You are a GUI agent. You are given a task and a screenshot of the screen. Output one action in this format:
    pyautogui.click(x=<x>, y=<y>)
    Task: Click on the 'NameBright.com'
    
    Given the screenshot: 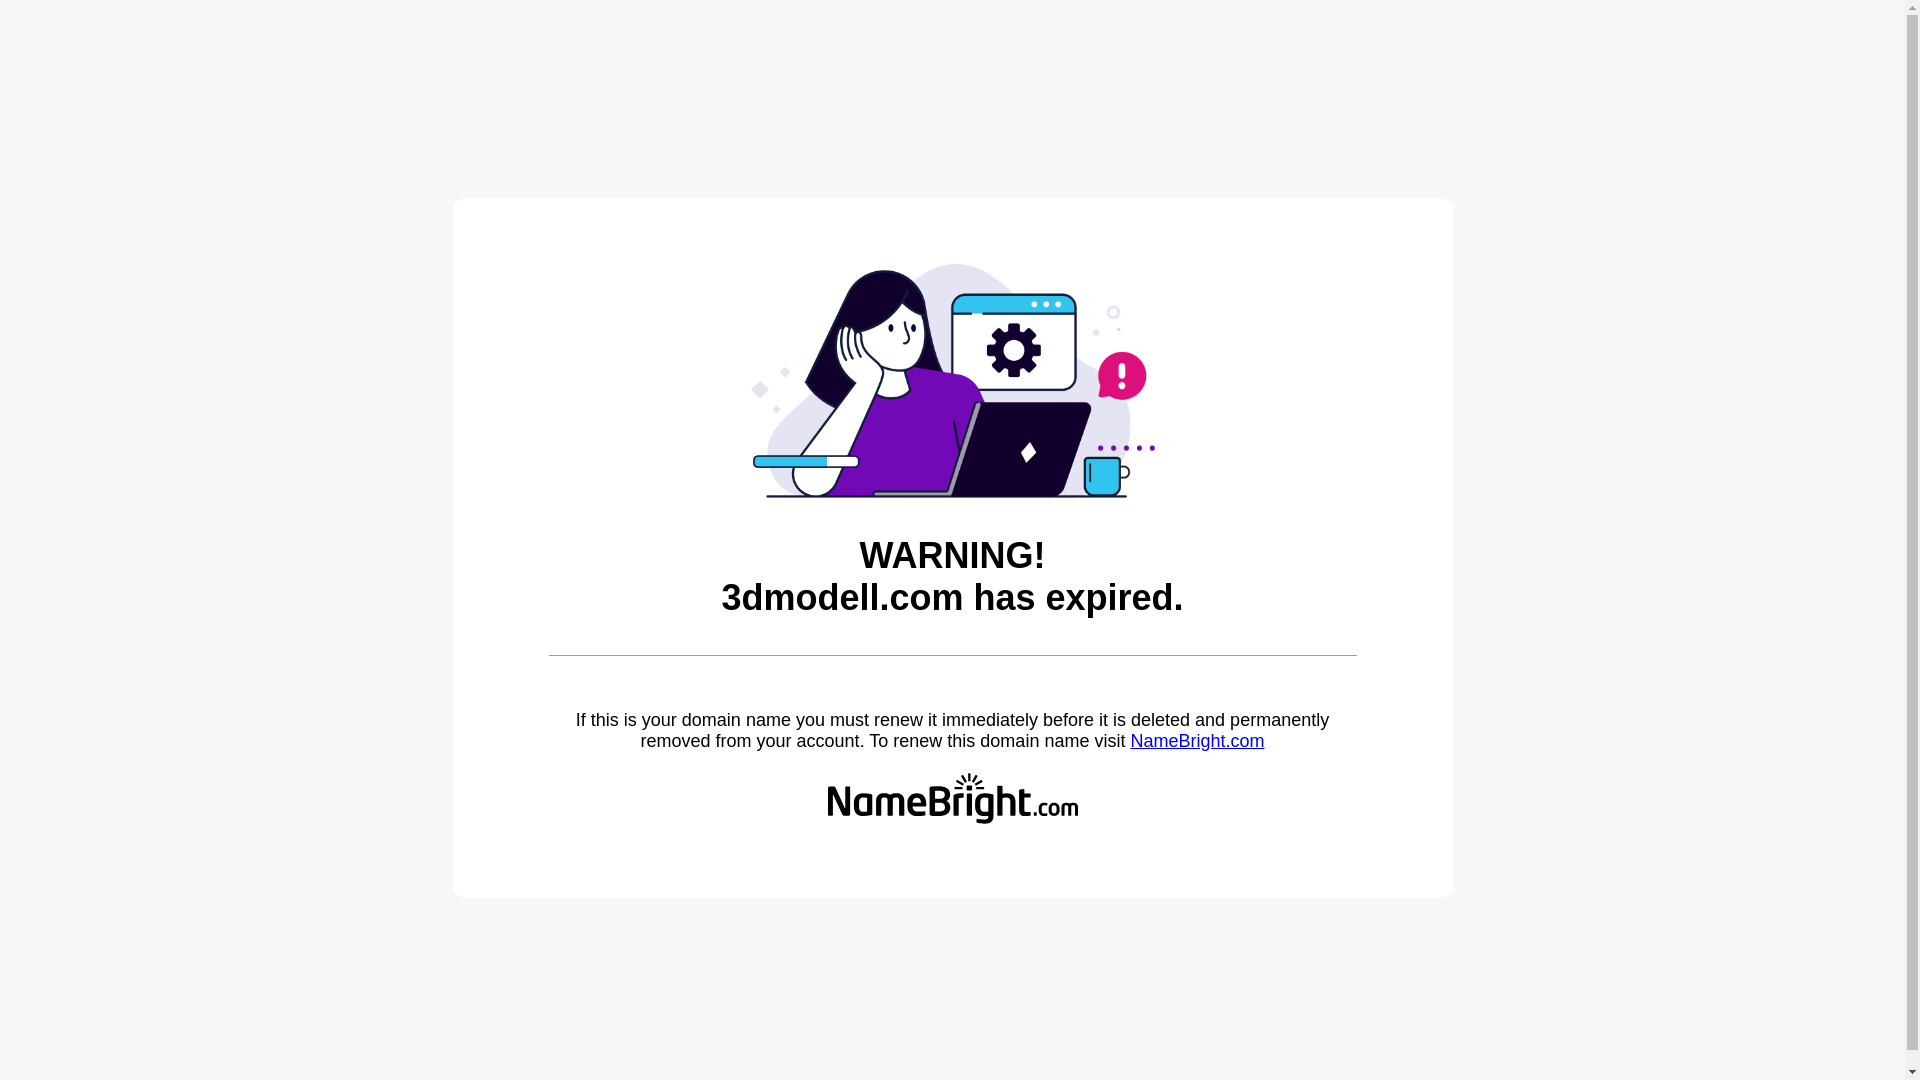 What is the action you would take?
    pyautogui.click(x=1196, y=740)
    